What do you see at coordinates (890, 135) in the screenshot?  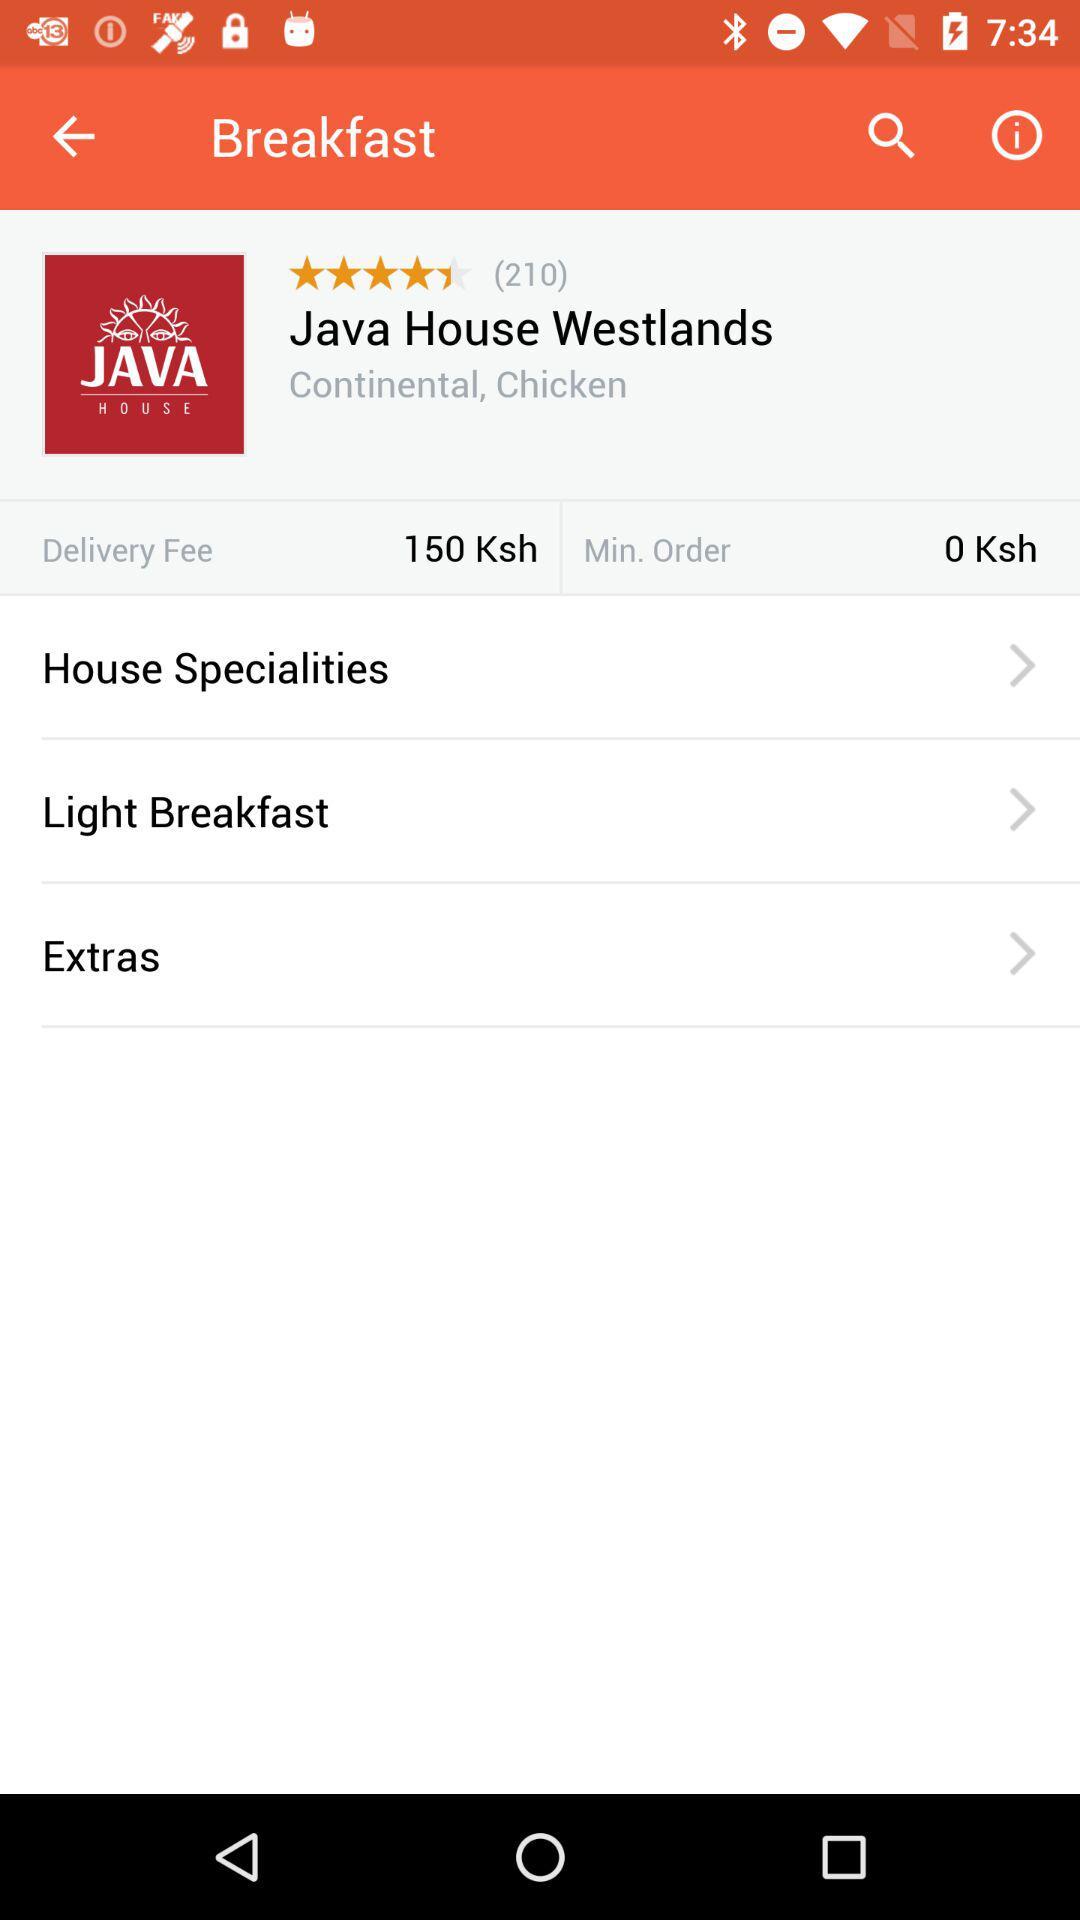 I see `item to the right of breakfast item` at bounding box center [890, 135].